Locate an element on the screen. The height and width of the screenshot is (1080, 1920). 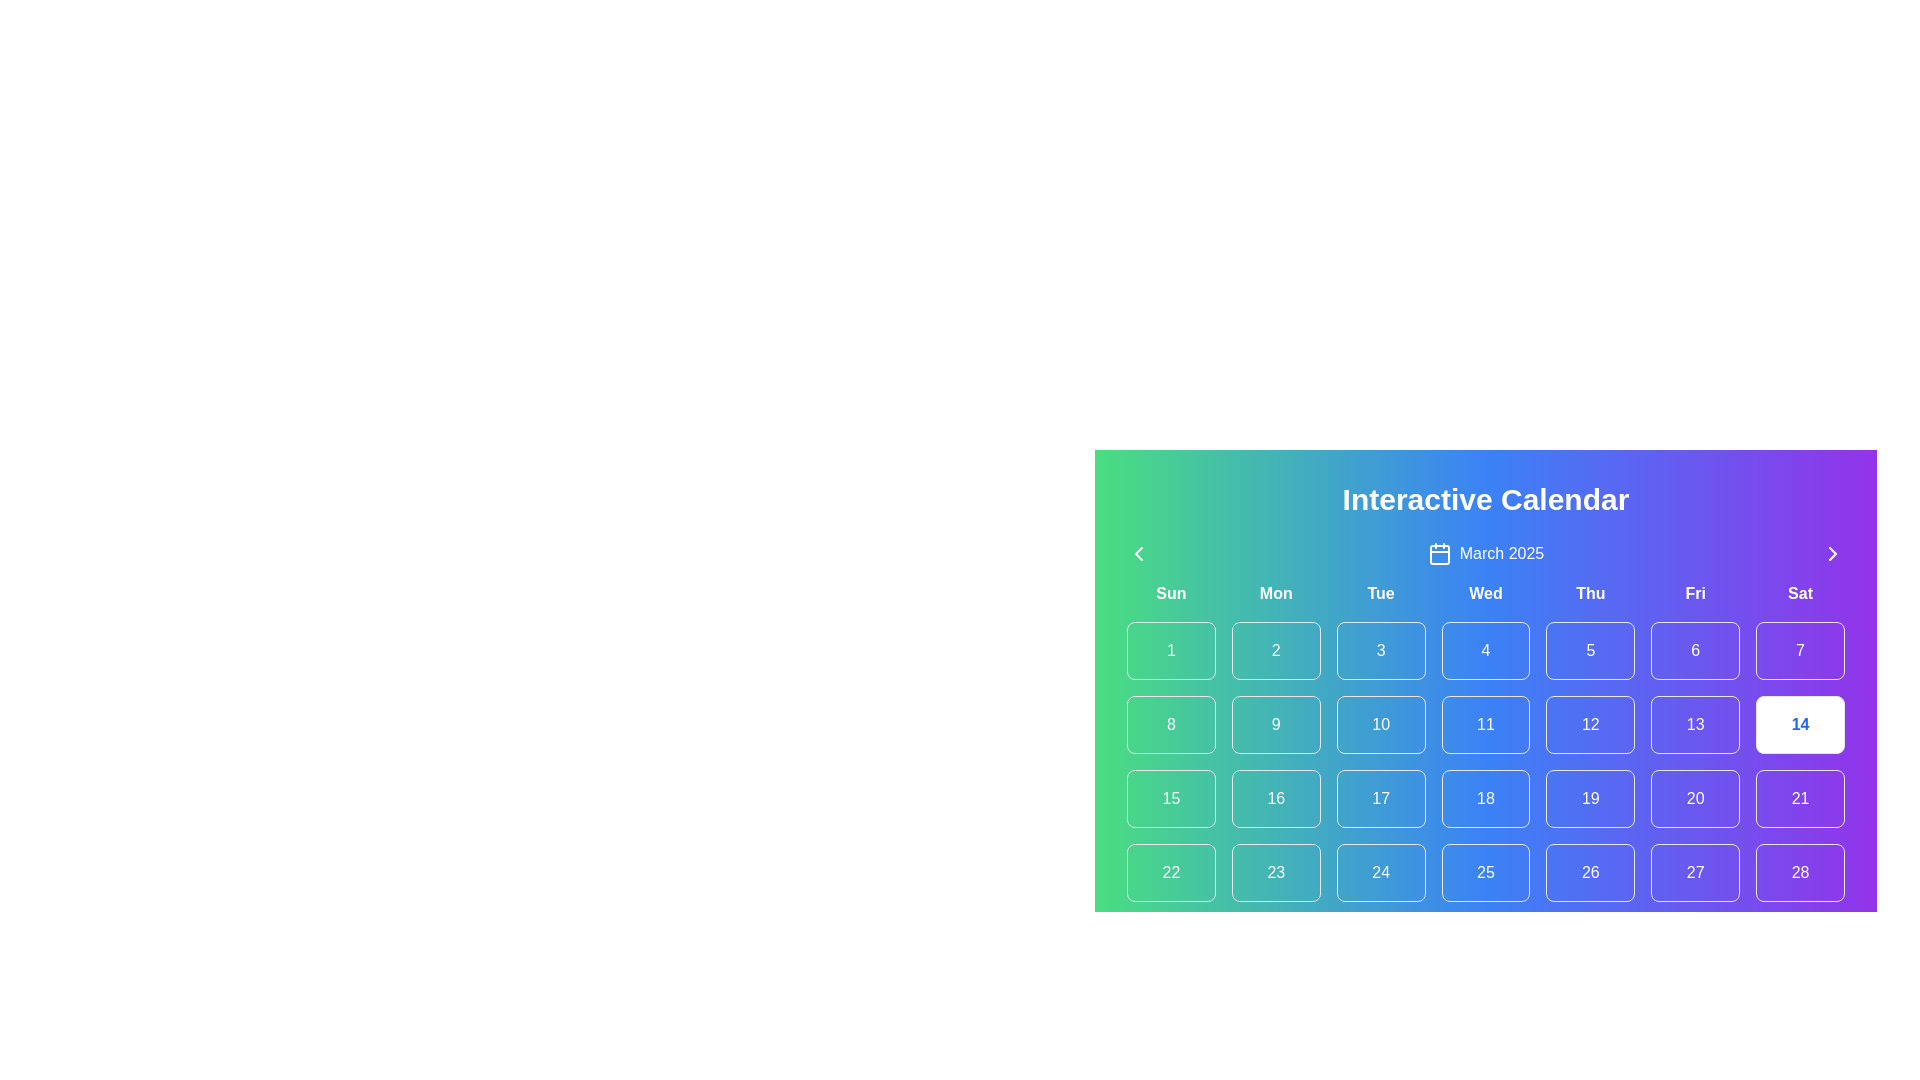
the button labeled '7' in the calendar interface, which is styled as a rounded rectangle with a purple gradient background is located at coordinates (1800, 651).